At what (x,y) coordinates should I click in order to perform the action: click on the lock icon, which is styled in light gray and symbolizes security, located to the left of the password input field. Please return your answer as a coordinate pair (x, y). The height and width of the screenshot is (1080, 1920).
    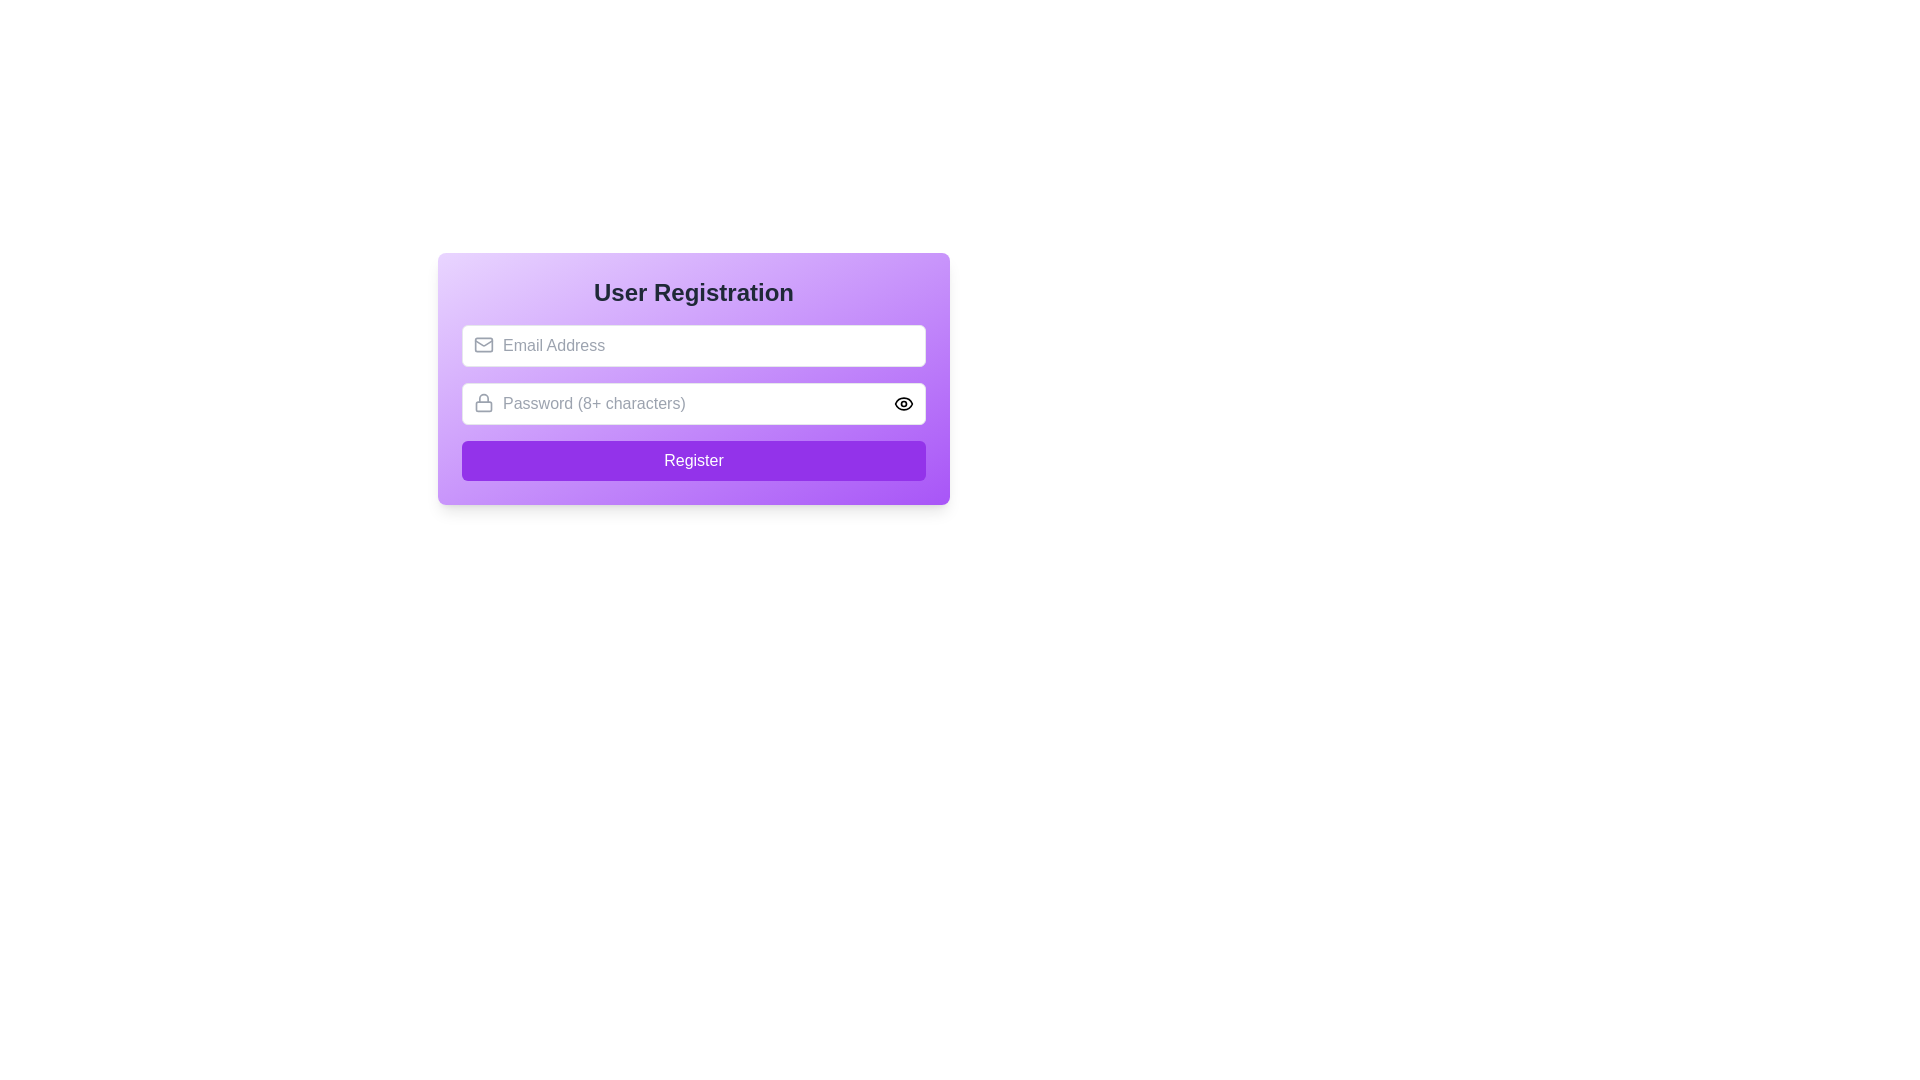
    Looking at the image, I should click on (484, 402).